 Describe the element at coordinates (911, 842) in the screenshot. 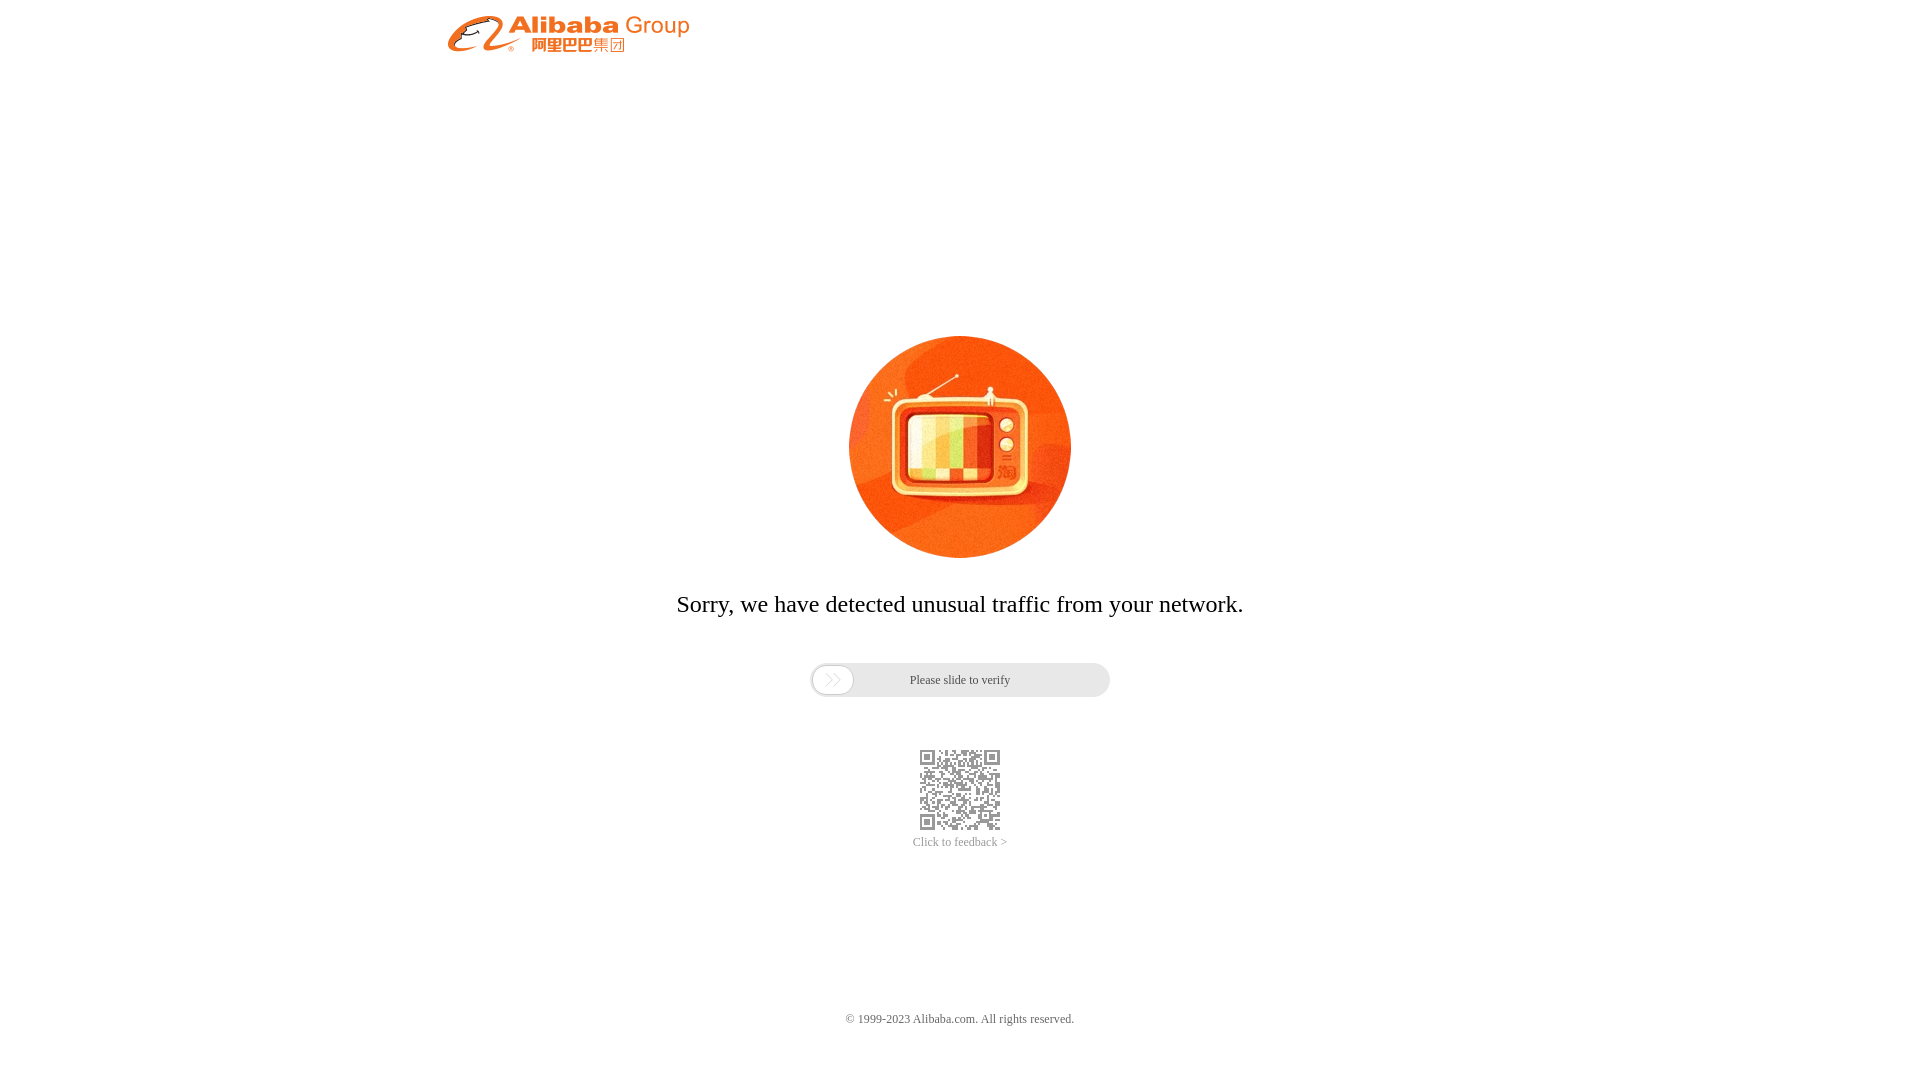

I see `'Click to feedback >'` at that location.